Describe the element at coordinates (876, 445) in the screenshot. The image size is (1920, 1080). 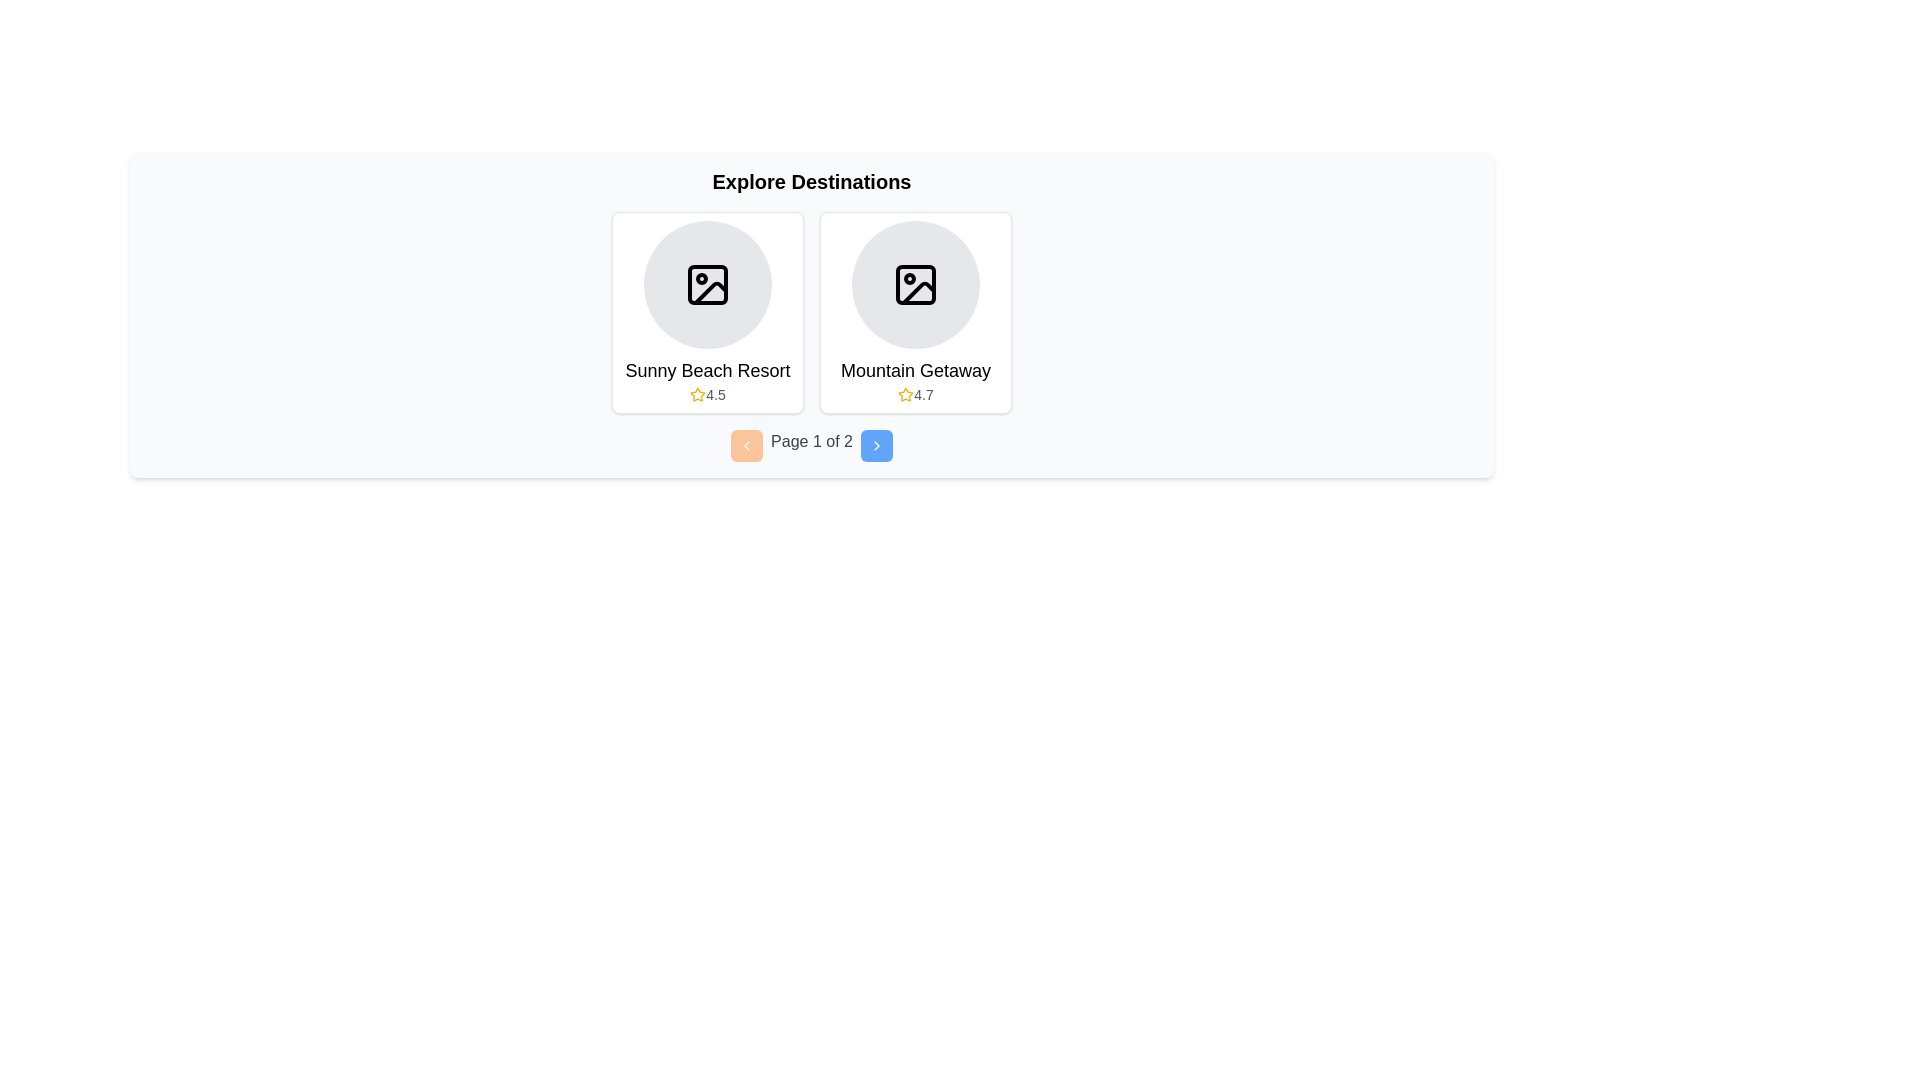
I see `the blue rectangular button with rounded corners and a right-facing white chevron icon` at that location.